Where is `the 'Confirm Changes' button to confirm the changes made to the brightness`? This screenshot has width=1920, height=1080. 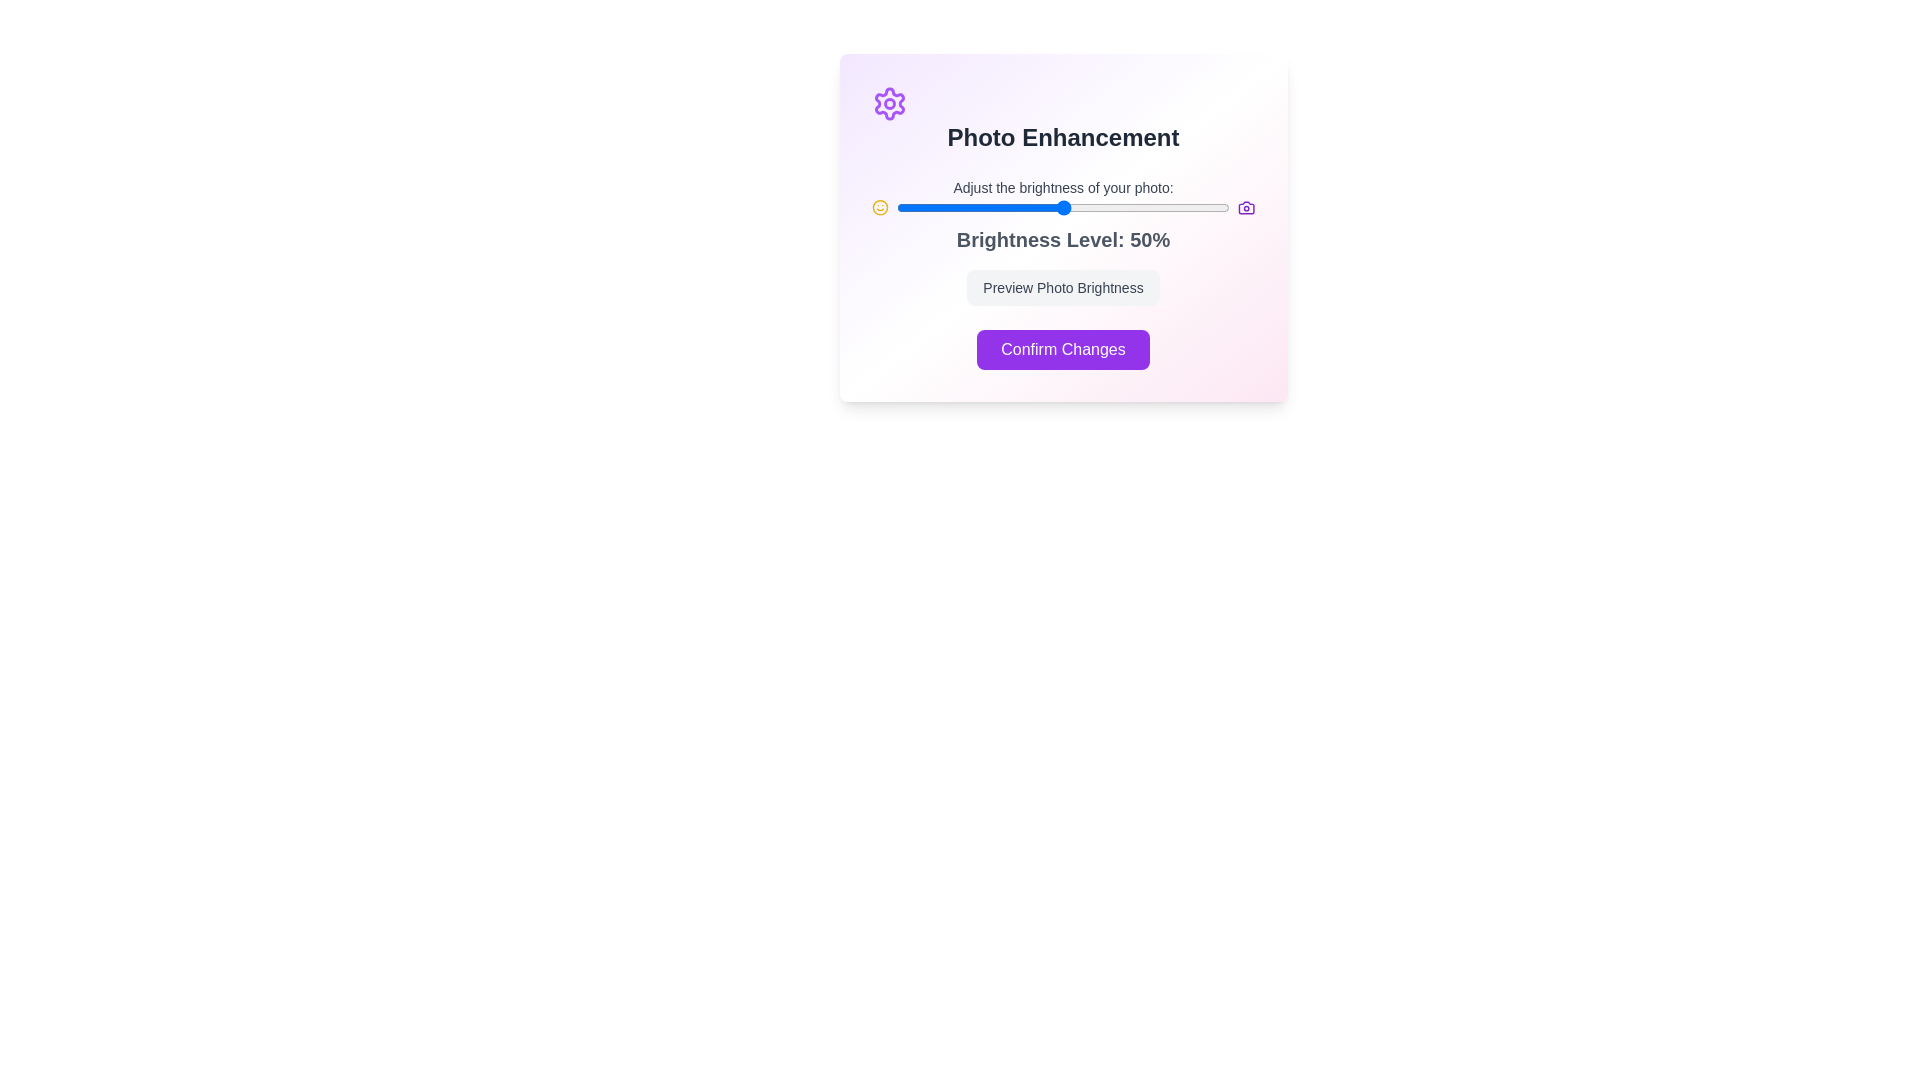
the 'Confirm Changes' button to confirm the changes made to the brightness is located at coordinates (1062, 349).